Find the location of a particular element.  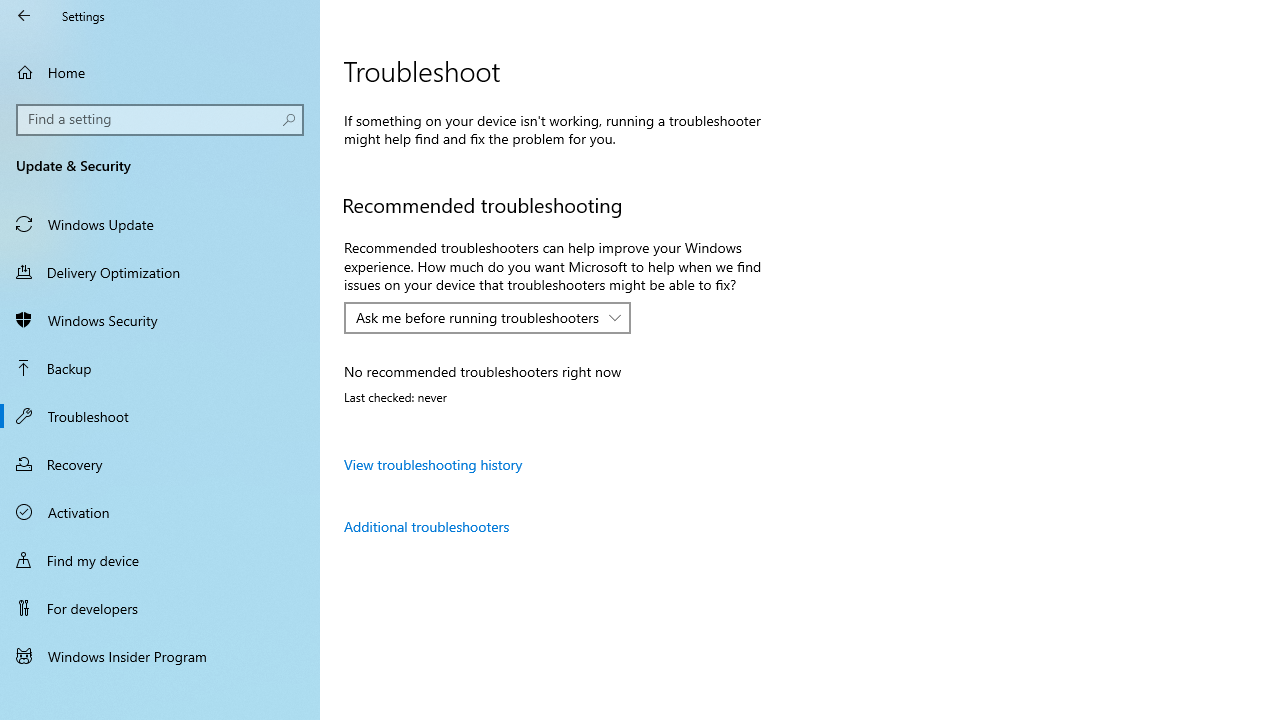

'View troubleshooting history' is located at coordinates (432, 464).